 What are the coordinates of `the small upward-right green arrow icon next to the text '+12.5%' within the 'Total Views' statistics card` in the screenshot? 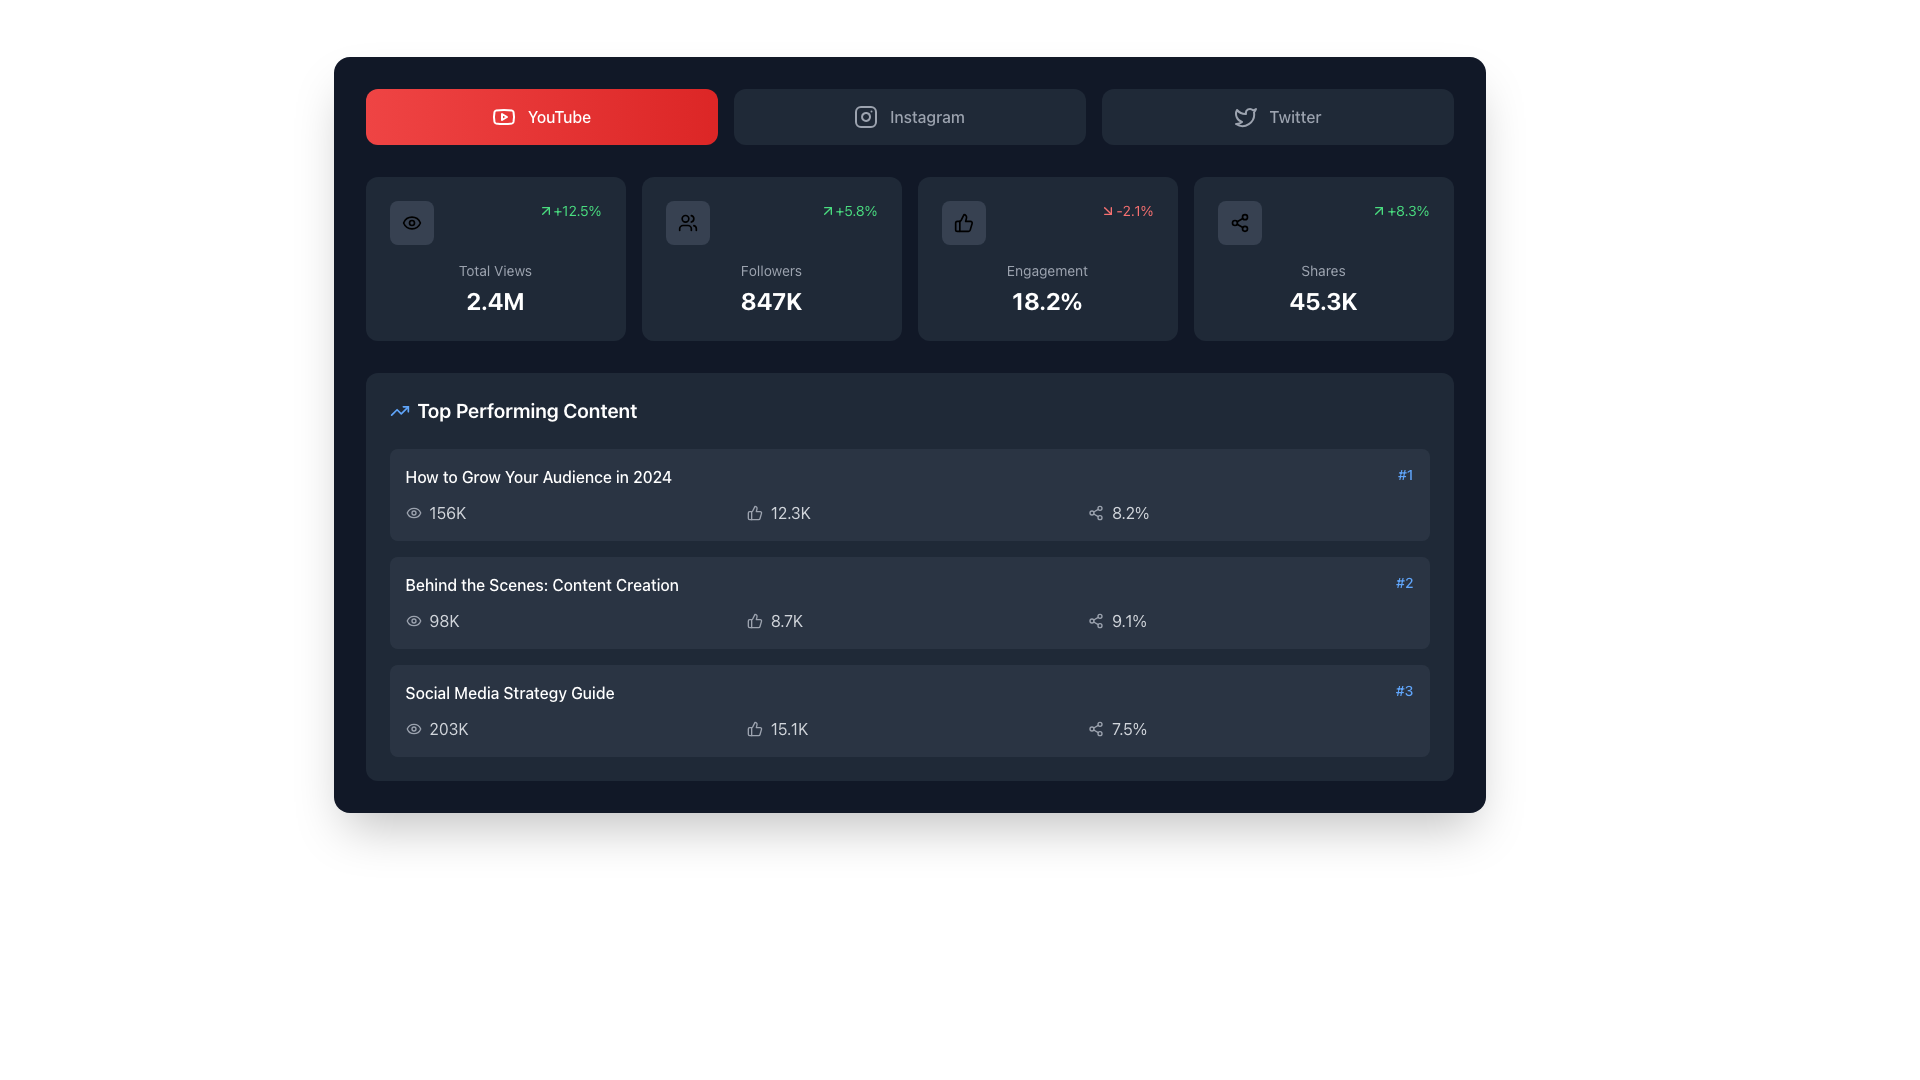 It's located at (545, 211).